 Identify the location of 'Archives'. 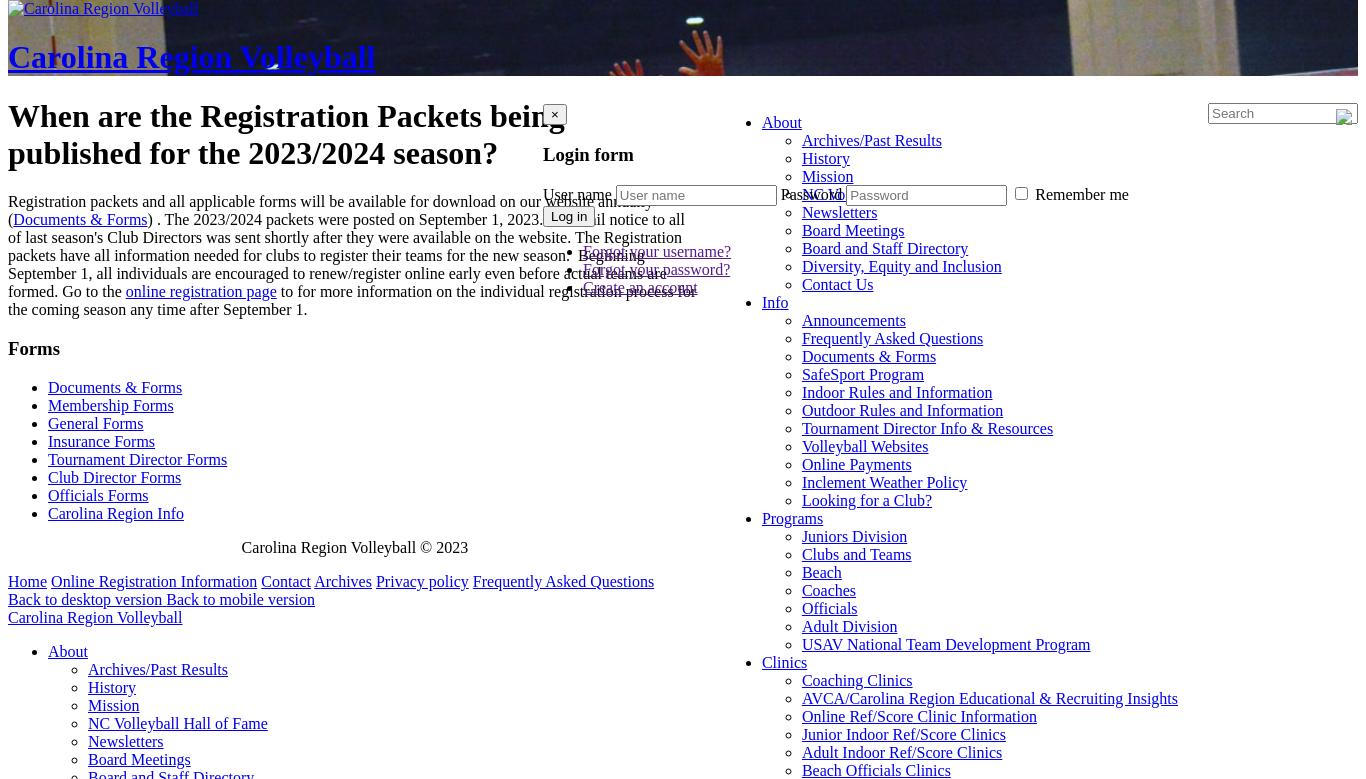
(342, 579).